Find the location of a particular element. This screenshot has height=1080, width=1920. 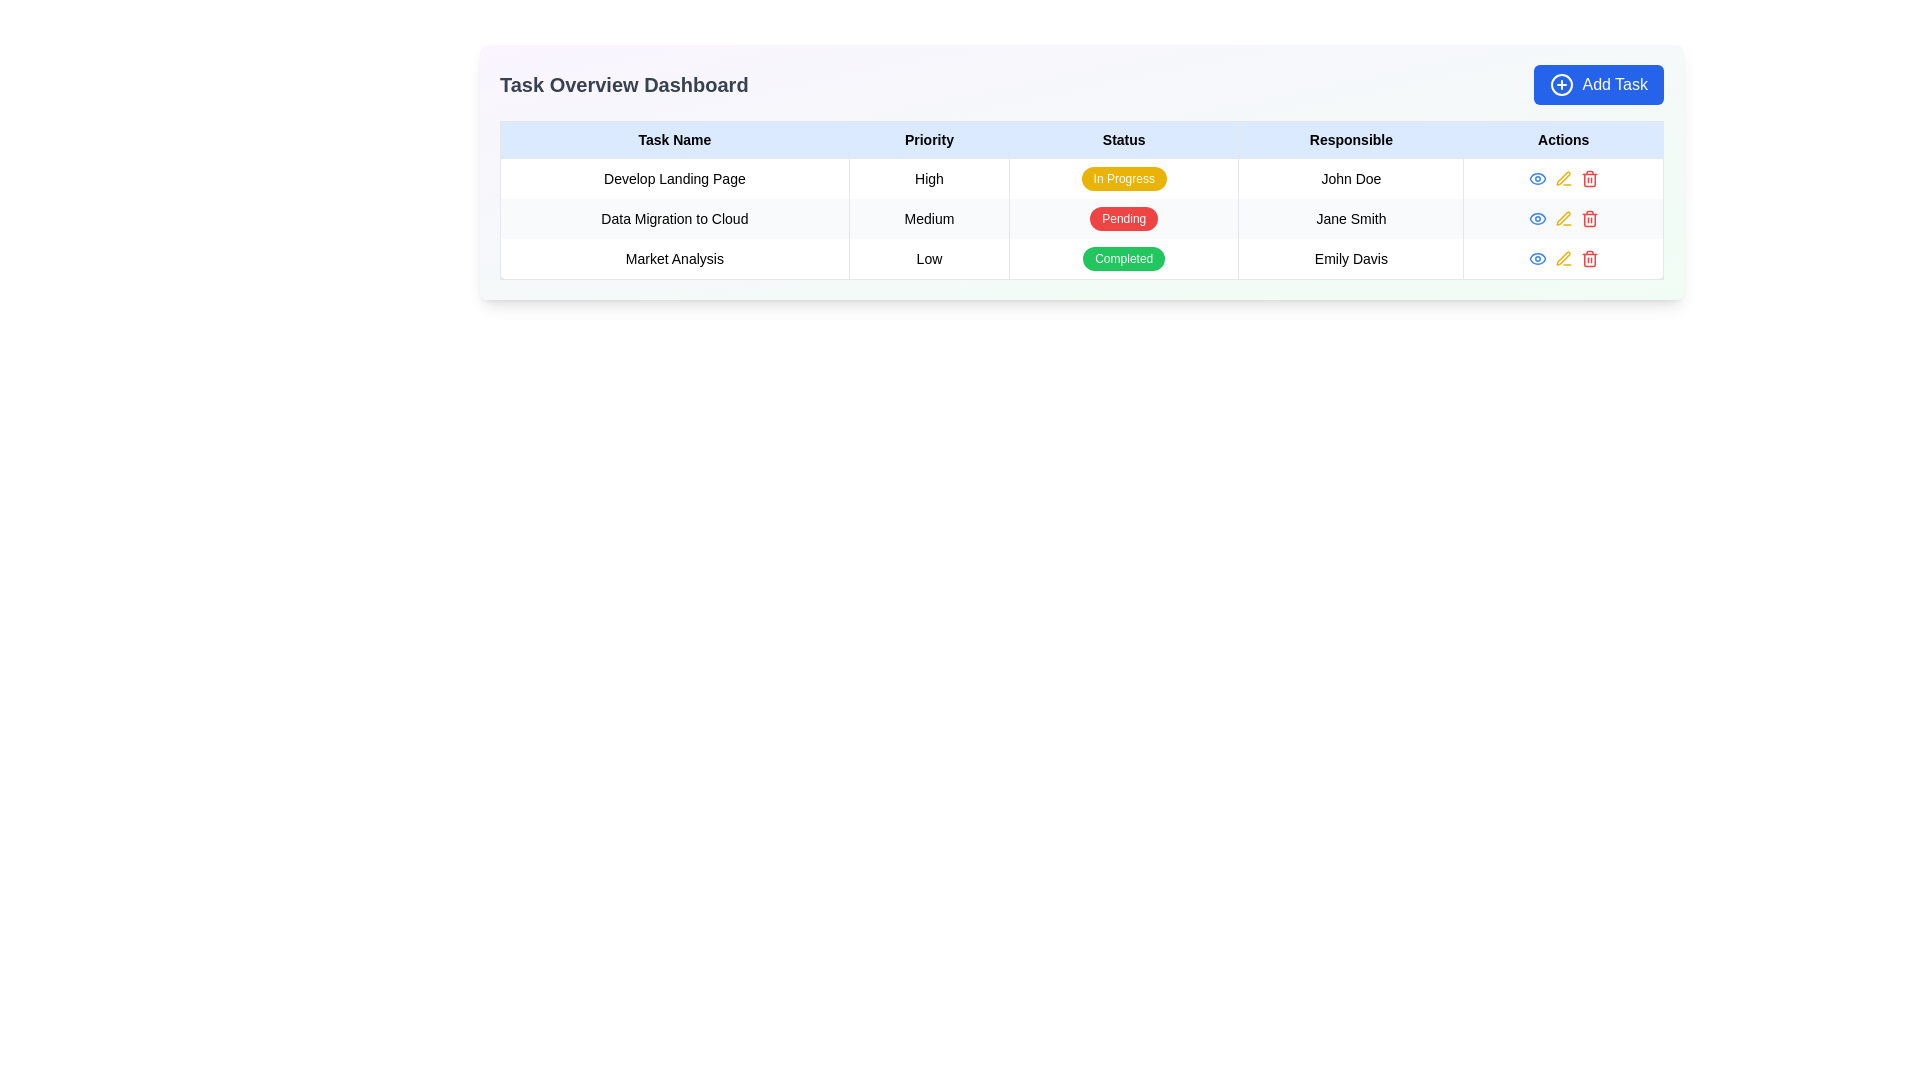

the red trash can icon button located in the second row of the table is located at coordinates (1562, 219).